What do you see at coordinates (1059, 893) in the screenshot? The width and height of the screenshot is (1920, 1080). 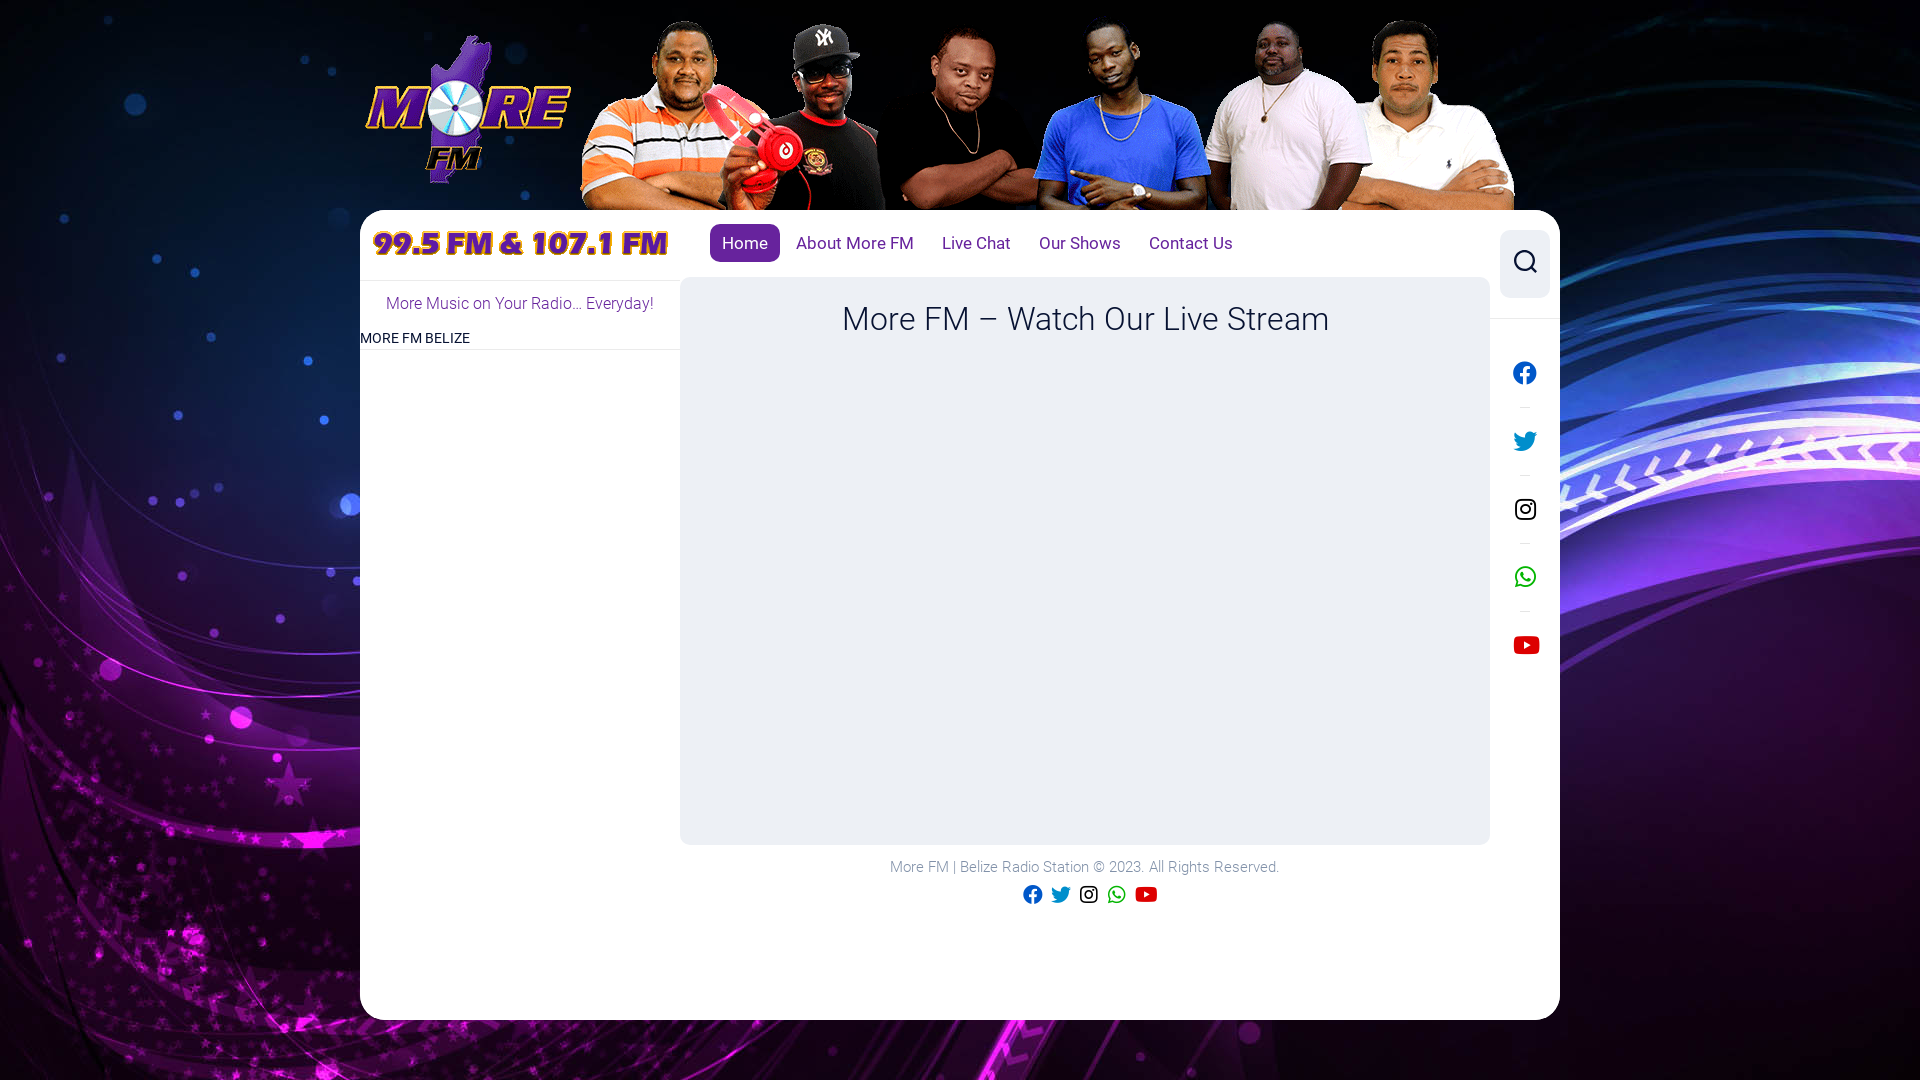 I see `'Twitter'` at bounding box center [1059, 893].